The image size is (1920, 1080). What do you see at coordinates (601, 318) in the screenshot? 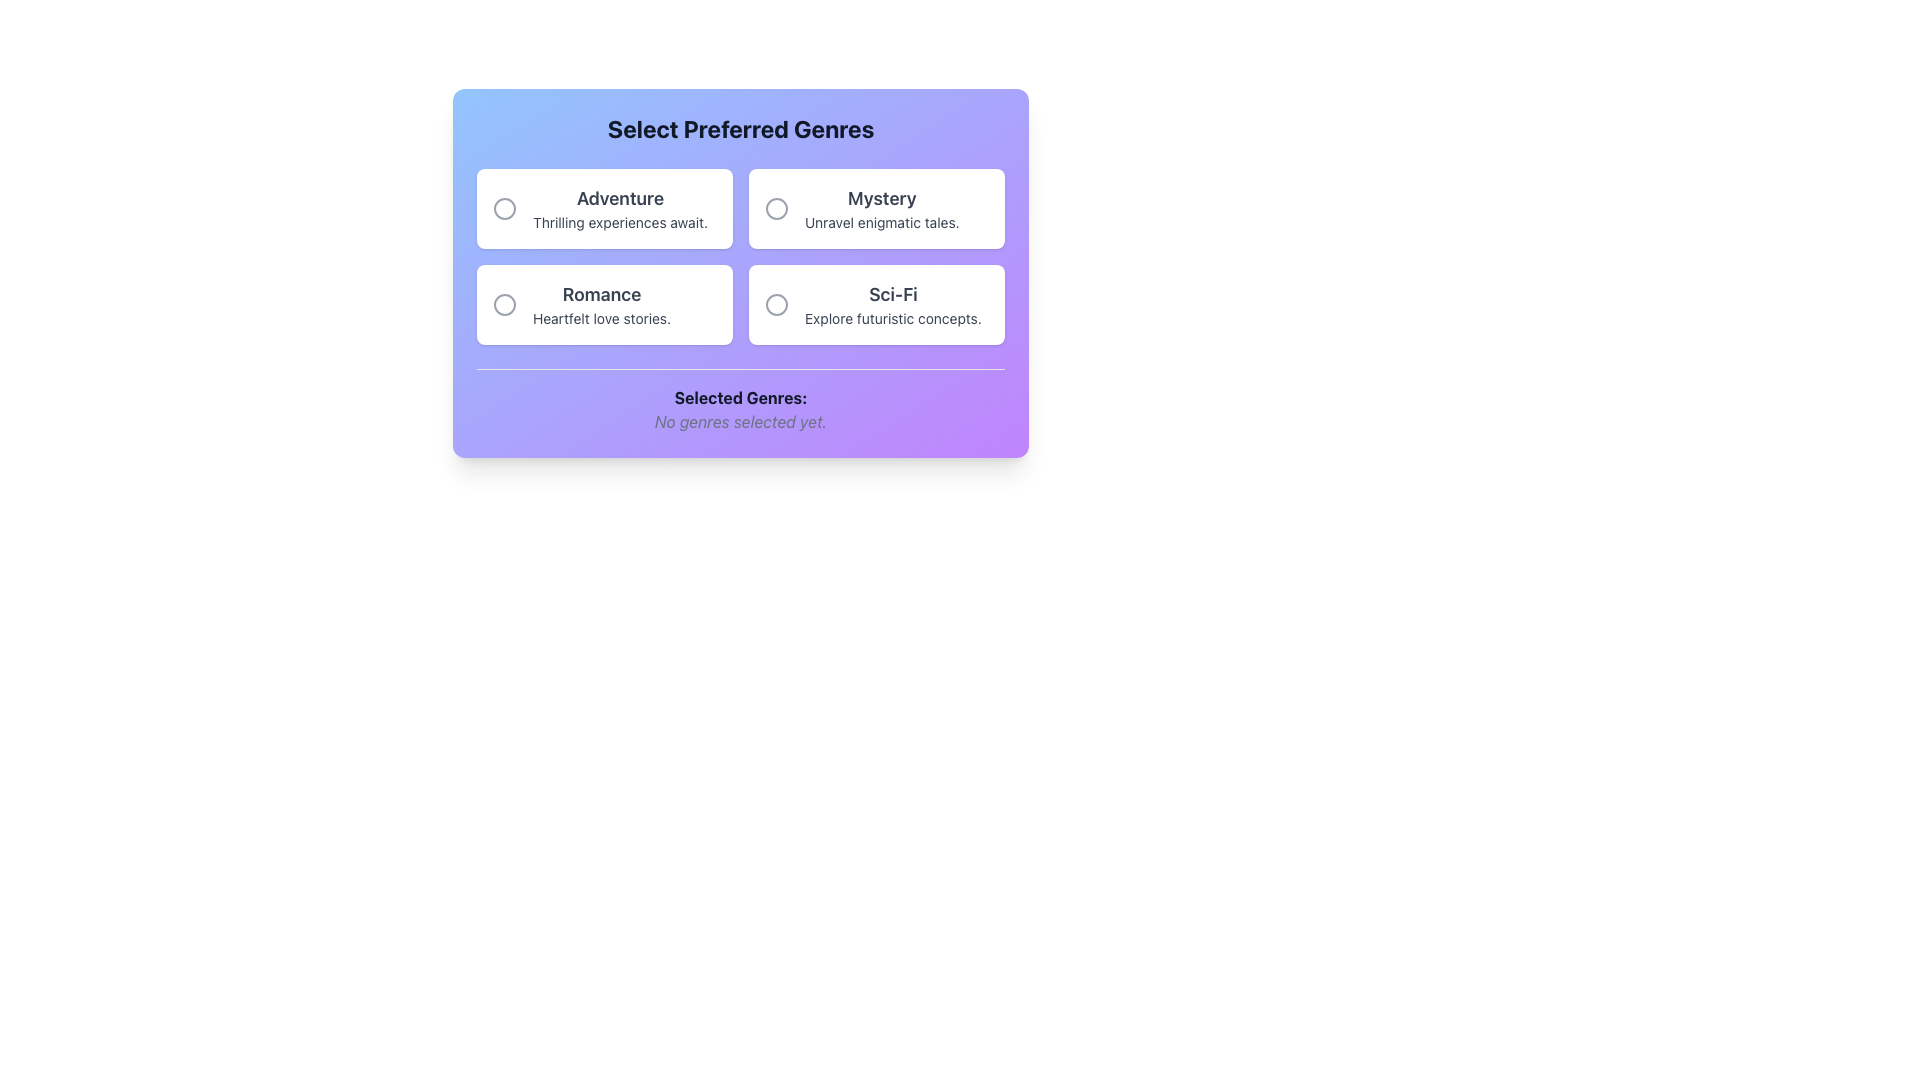
I see `text label 'Heartfelt love stories.' which is located below the title 'Romance' in the grid layout` at bounding box center [601, 318].